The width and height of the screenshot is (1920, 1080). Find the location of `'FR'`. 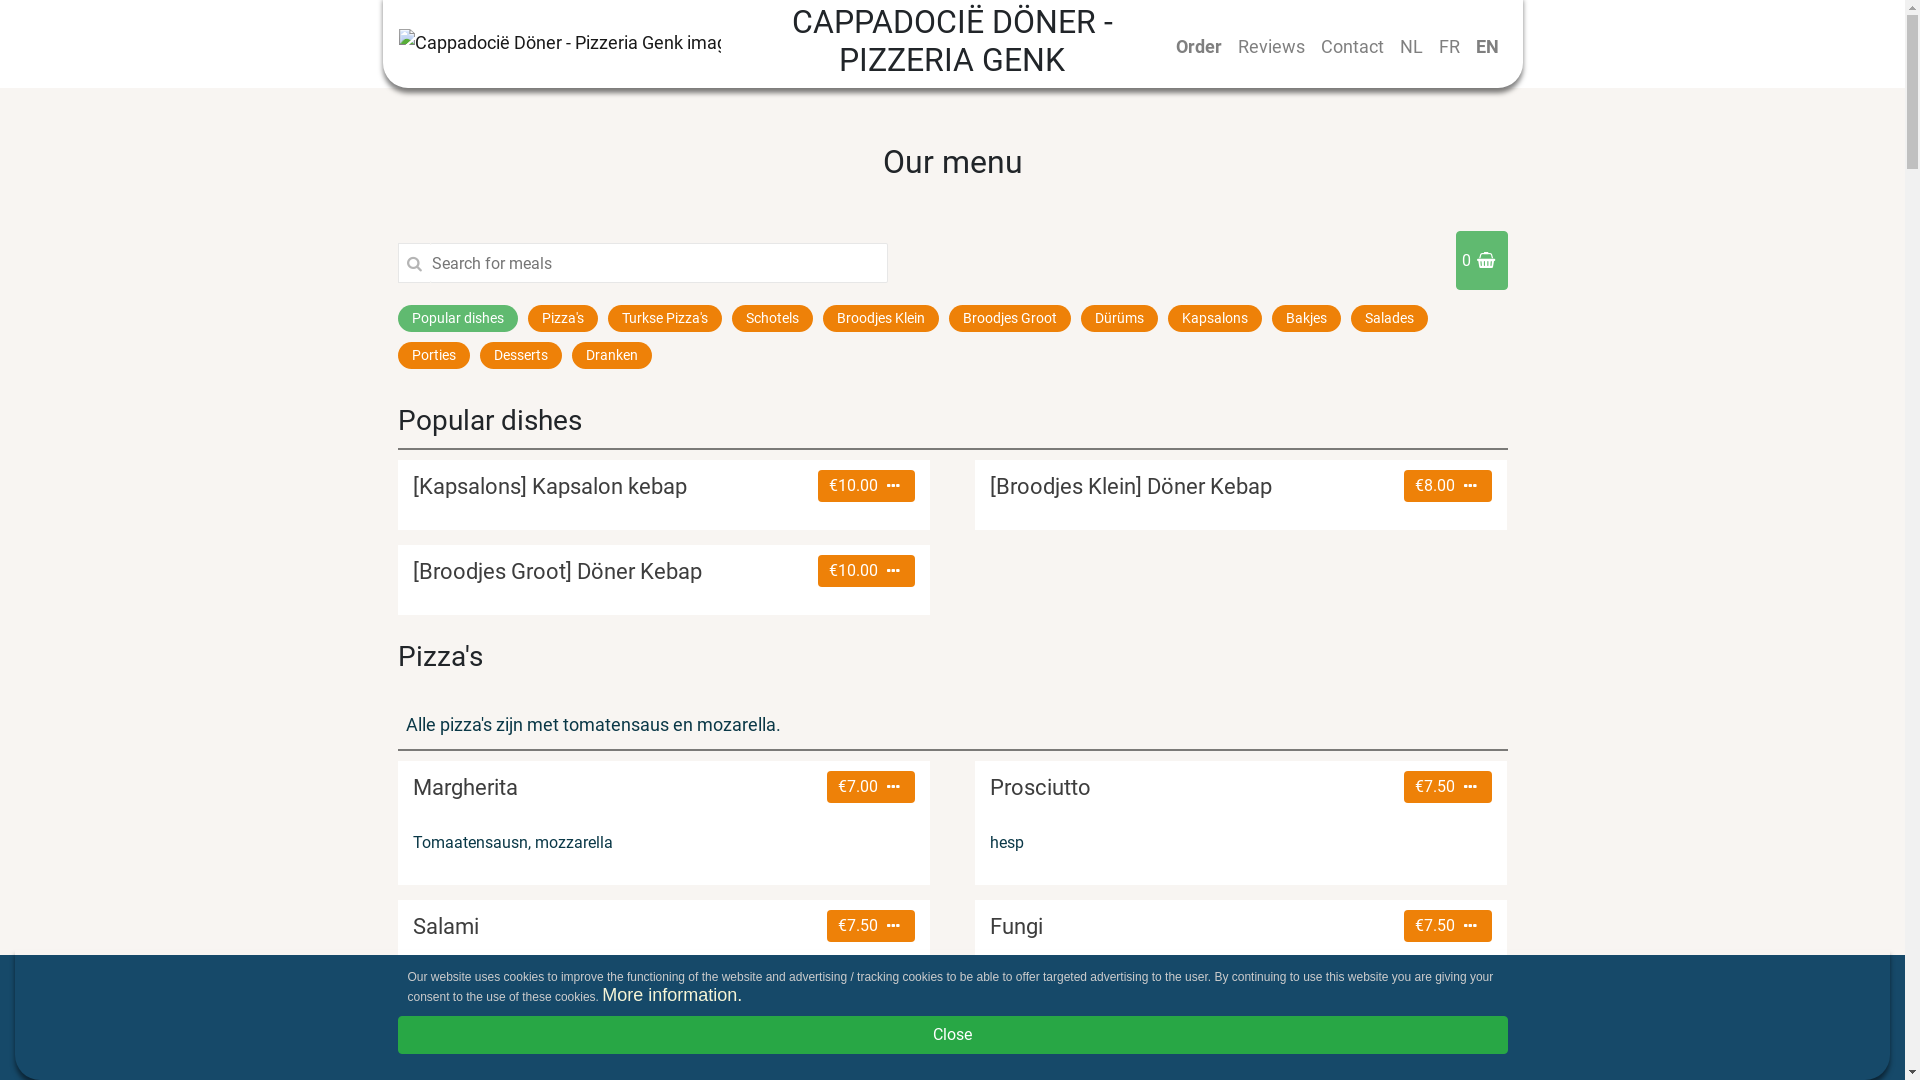

'FR' is located at coordinates (1448, 45).